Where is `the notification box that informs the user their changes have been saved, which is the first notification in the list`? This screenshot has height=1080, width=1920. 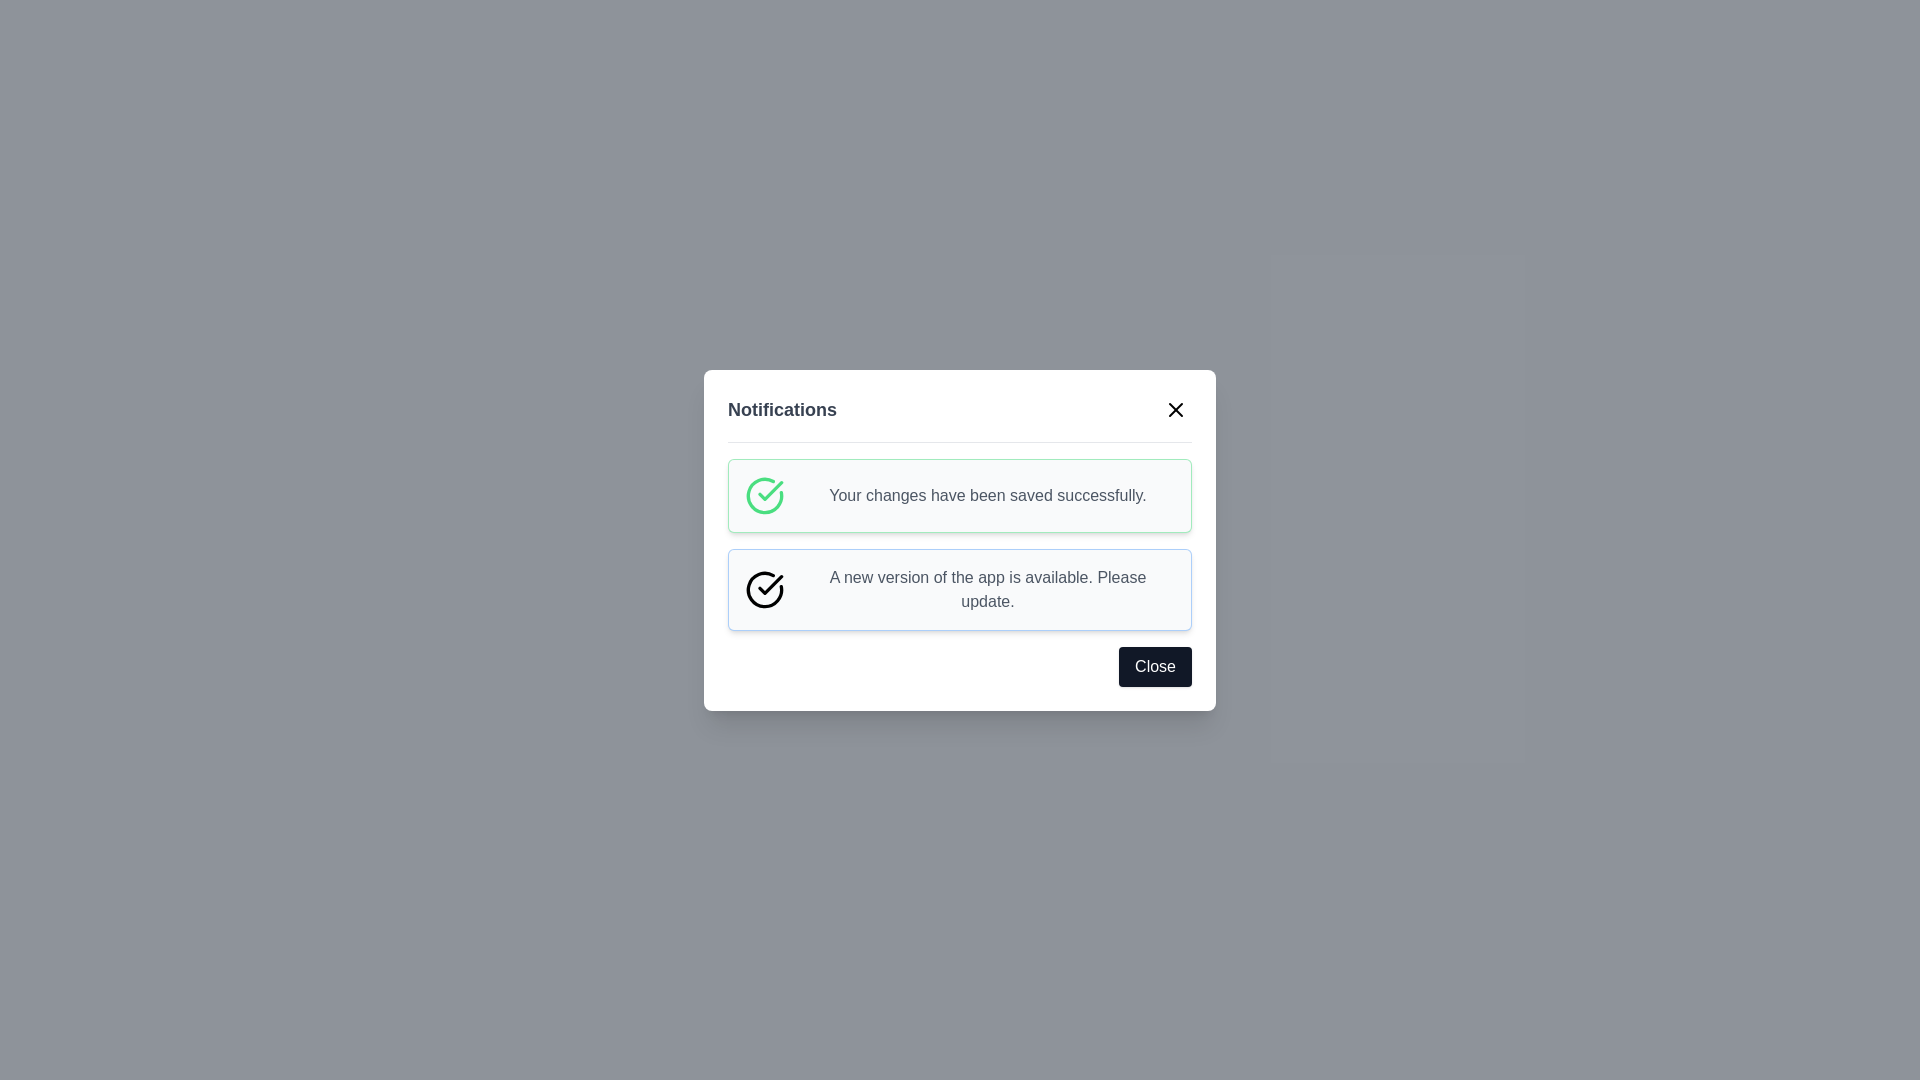
the notification box that informs the user their changes have been saved, which is the first notification in the list is located at coordinates (960, 494).